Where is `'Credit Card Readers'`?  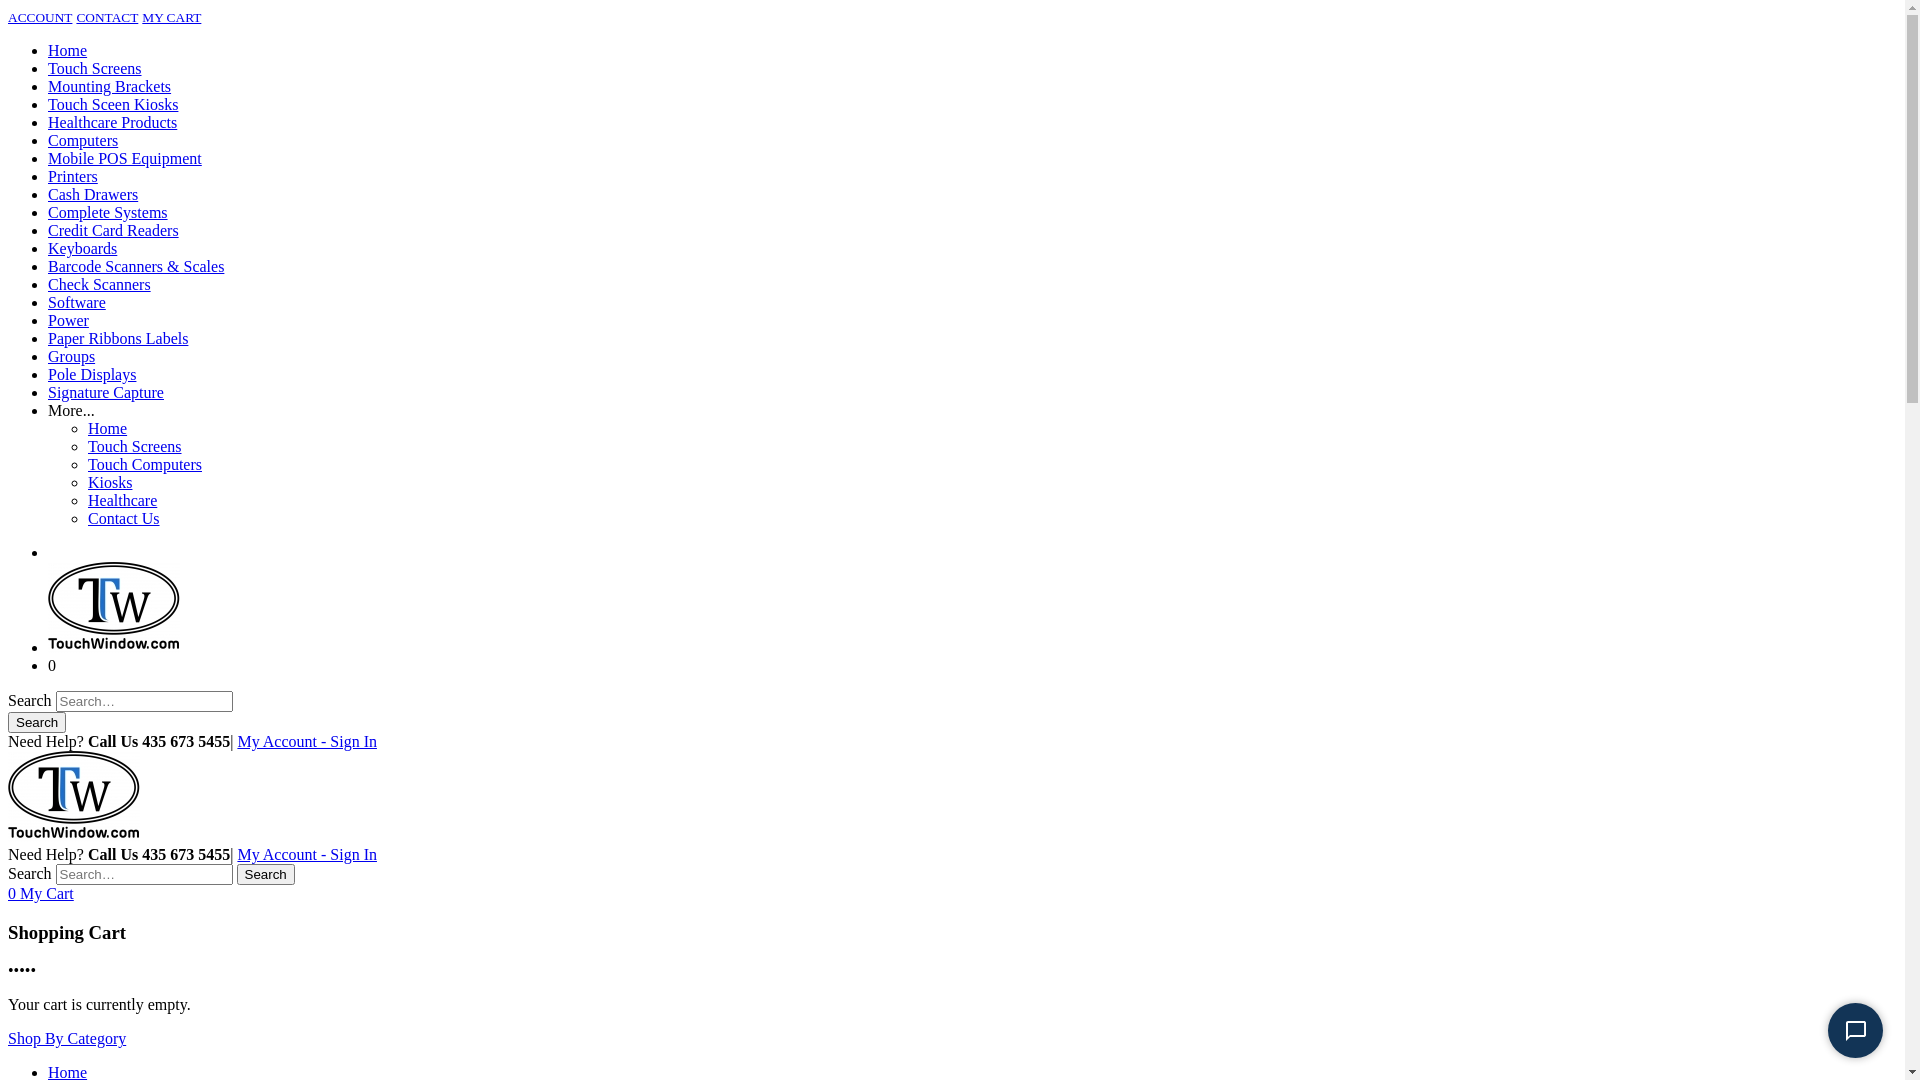 'Credit Card Readers' is located at coordinates (112, 229).